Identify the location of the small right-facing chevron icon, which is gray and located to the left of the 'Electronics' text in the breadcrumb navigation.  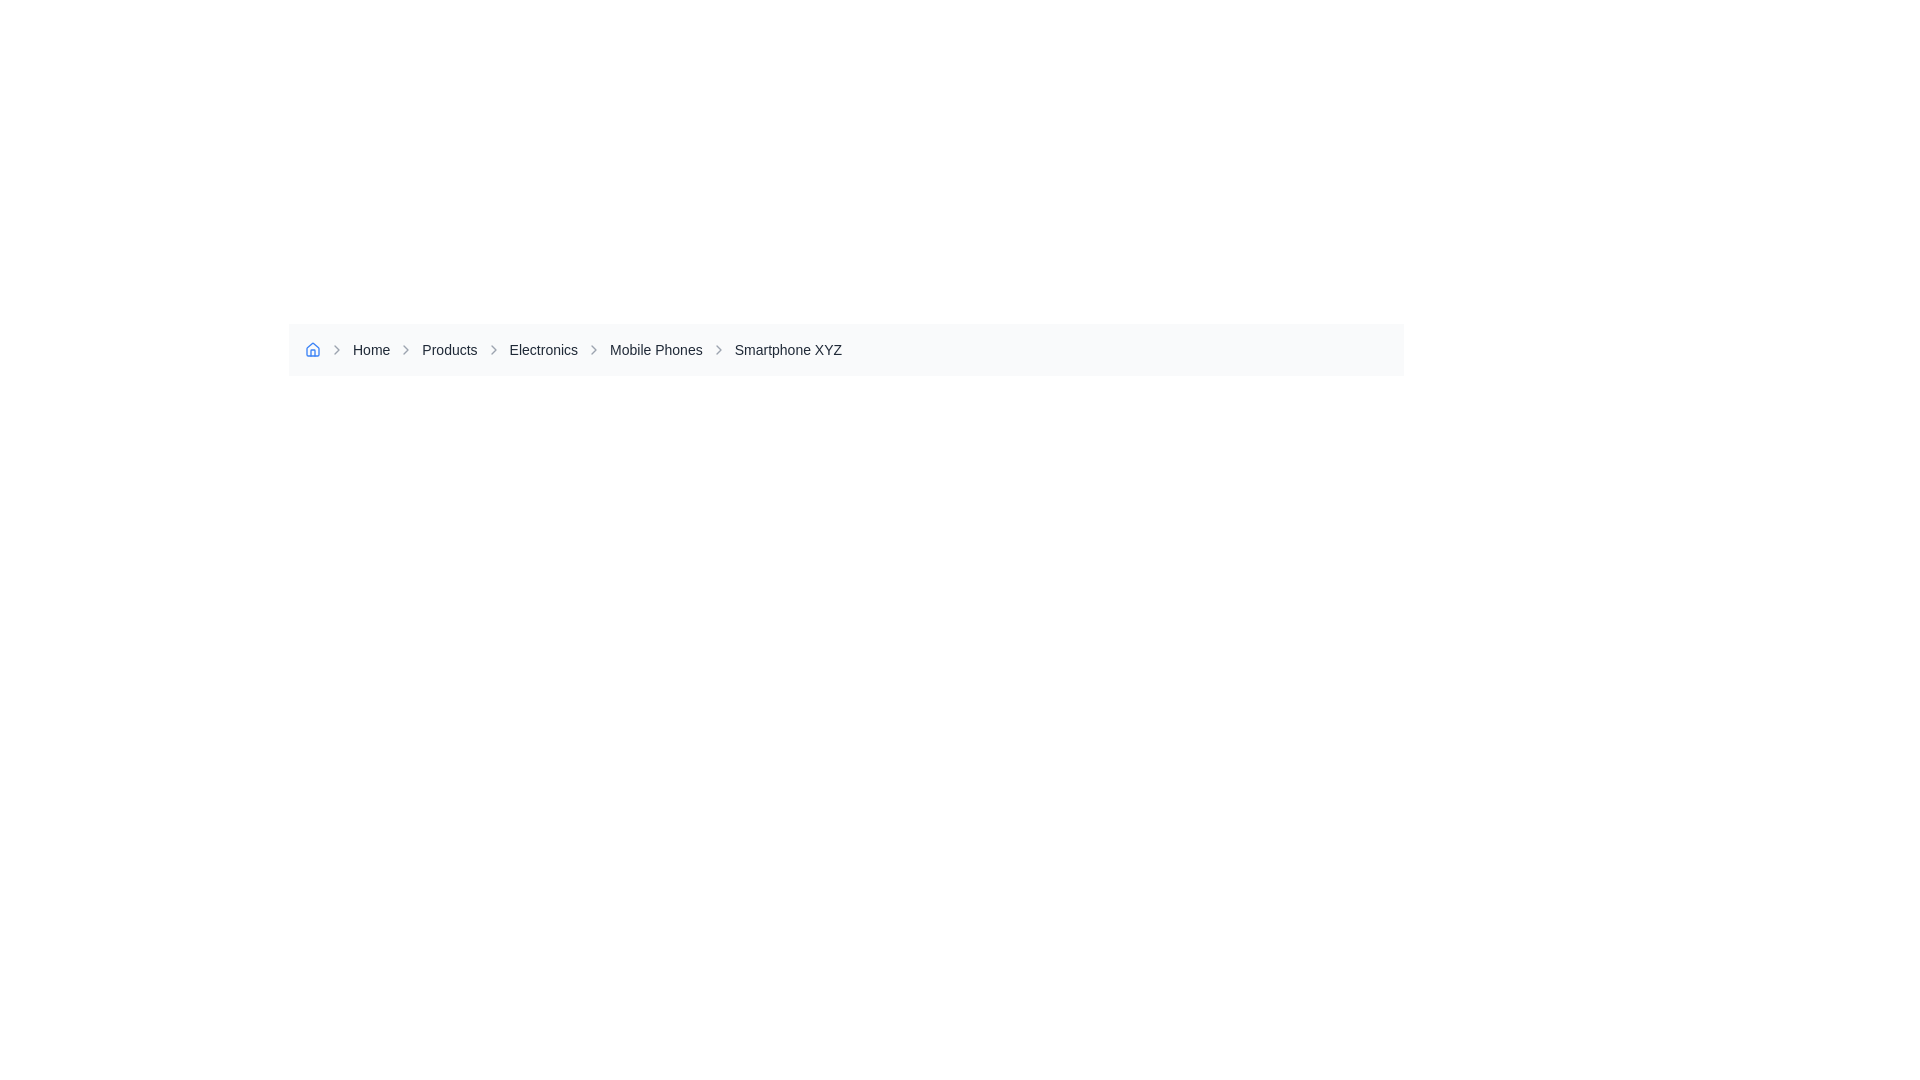
(493, 349).